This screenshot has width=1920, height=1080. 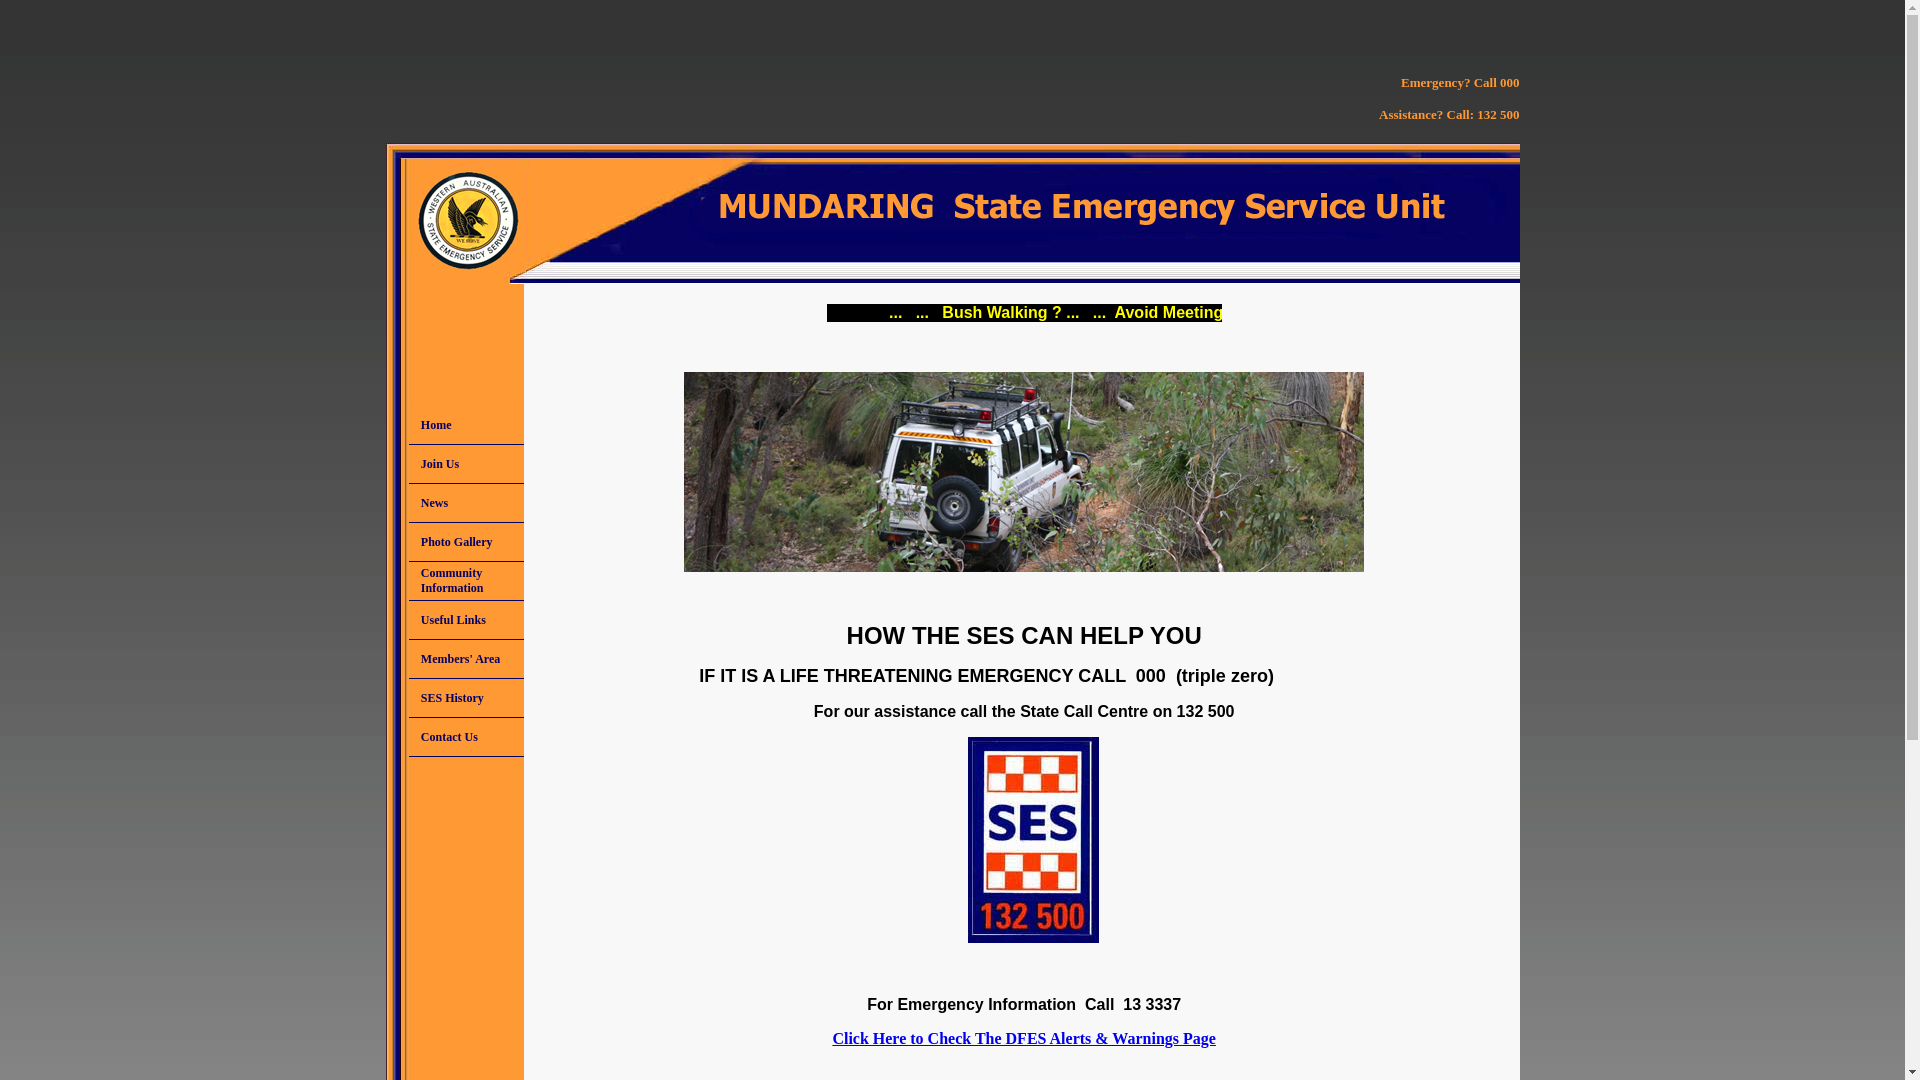 What do you see at coordinates (465, 423) in the screenshot?
I see `'Home'` at bounding box center [465, 423].